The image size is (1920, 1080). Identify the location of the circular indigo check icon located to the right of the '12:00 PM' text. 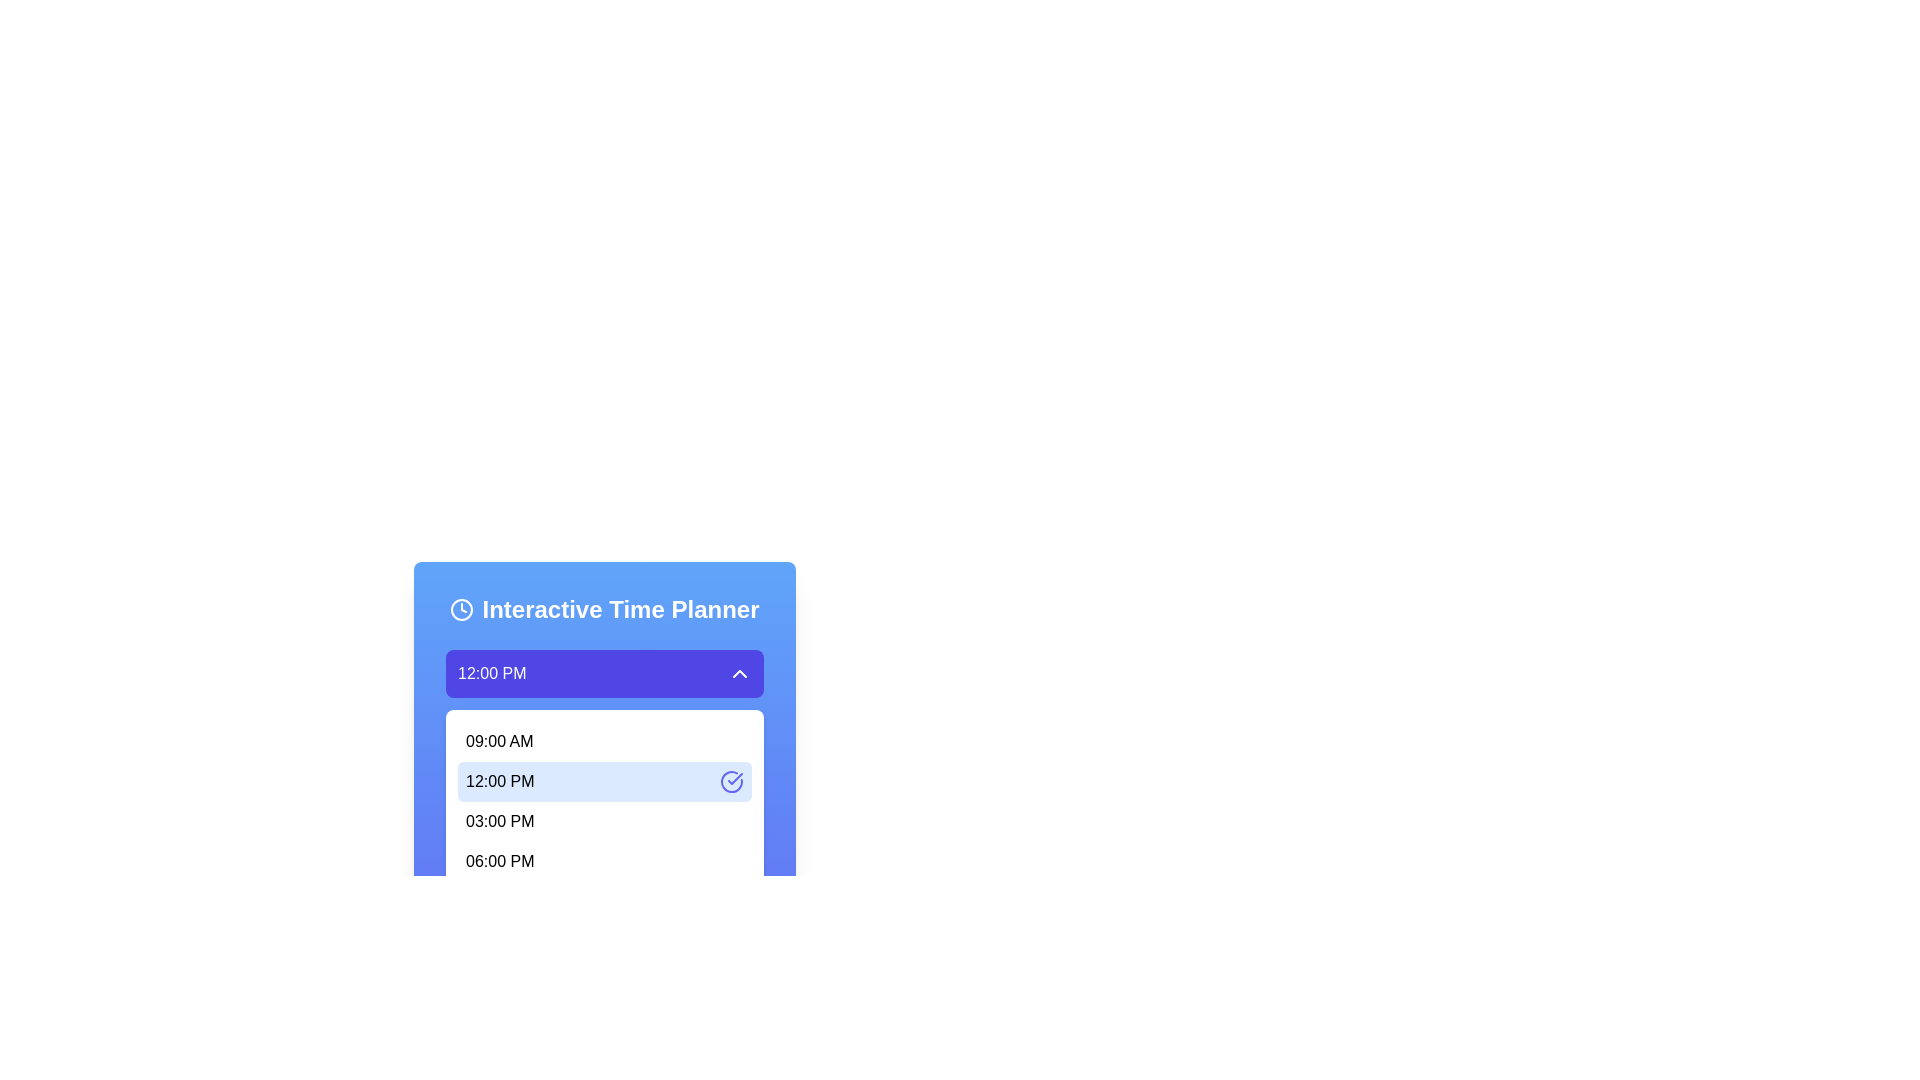
(730, 781).